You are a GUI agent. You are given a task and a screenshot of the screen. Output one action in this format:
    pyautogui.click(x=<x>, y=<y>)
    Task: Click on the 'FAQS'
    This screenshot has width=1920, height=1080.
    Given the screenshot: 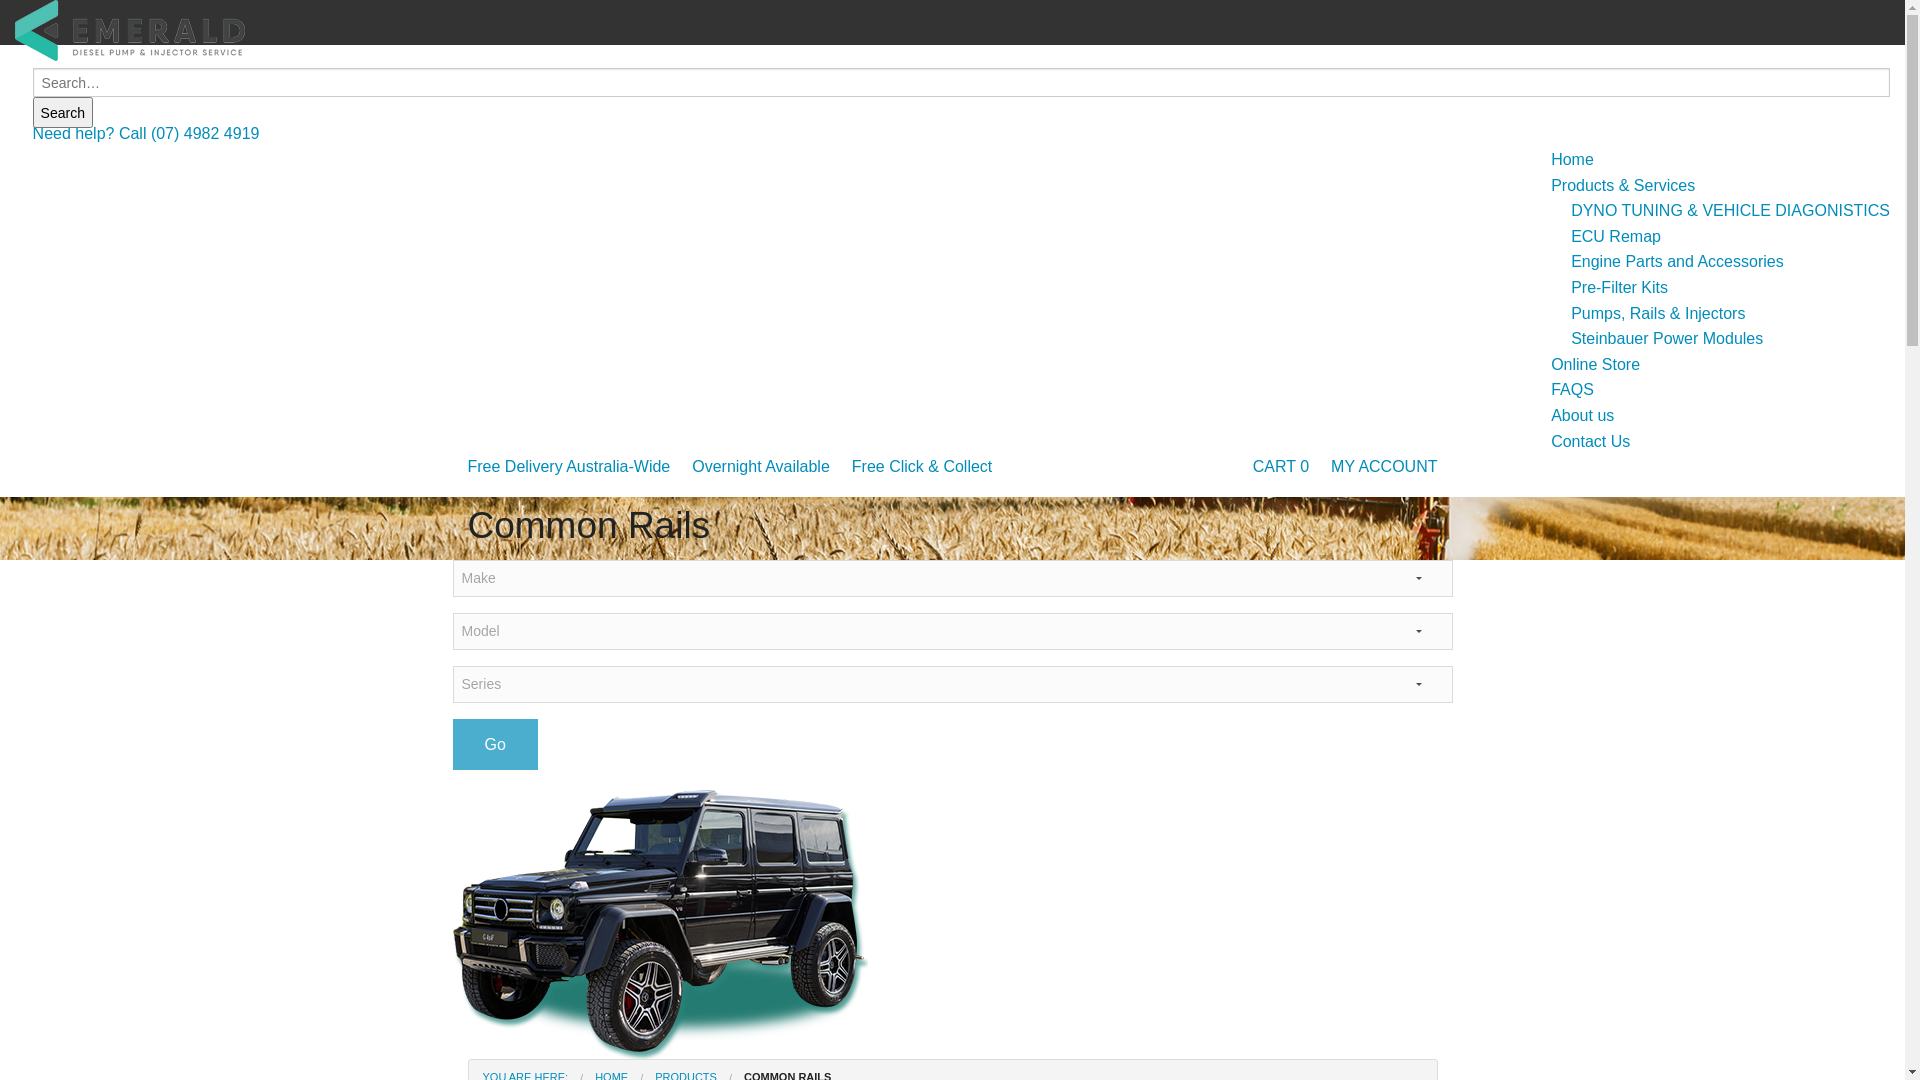 What is the action you would take?
    pyautogui.click(x=1571, y=389)
    